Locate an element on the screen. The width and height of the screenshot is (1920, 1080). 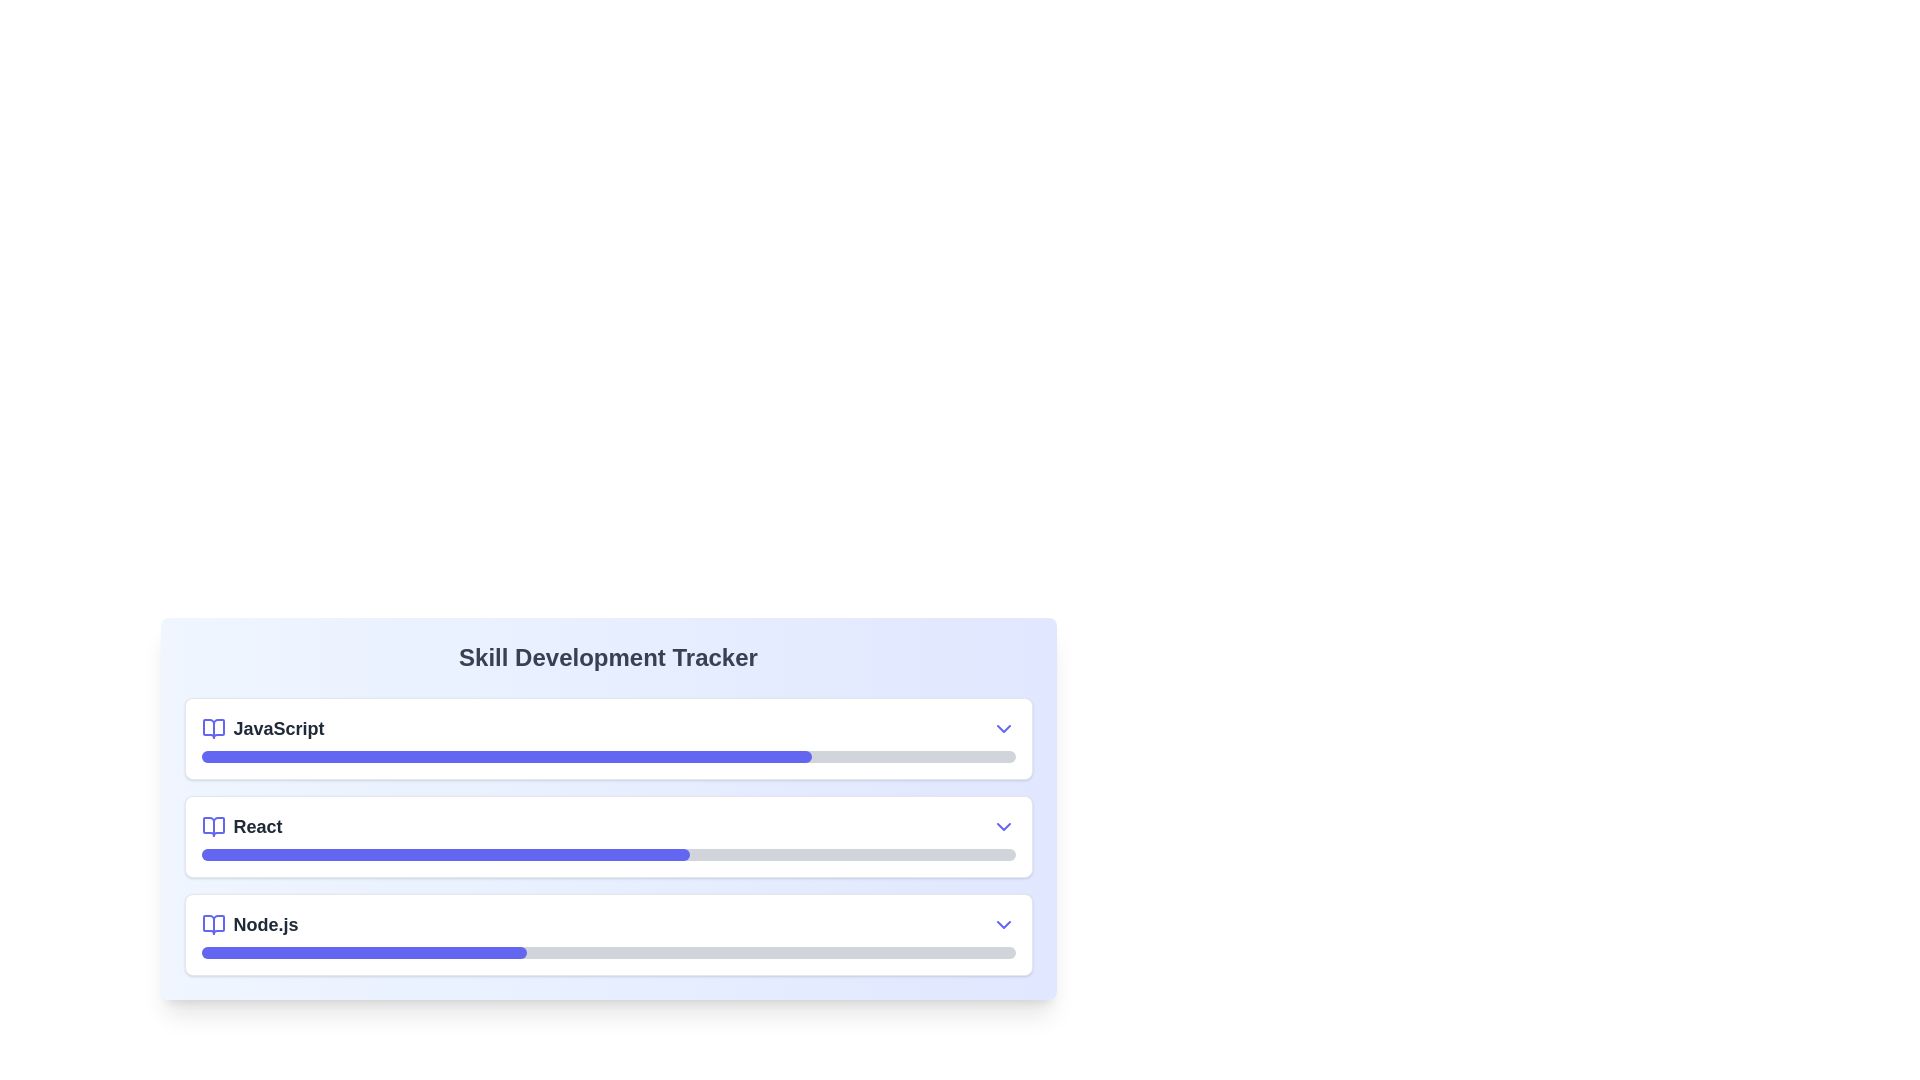
text content of the label displaying 'JavaScript', which is aligned to the right of a small indigo book icon is located at coordinates (277, 729).